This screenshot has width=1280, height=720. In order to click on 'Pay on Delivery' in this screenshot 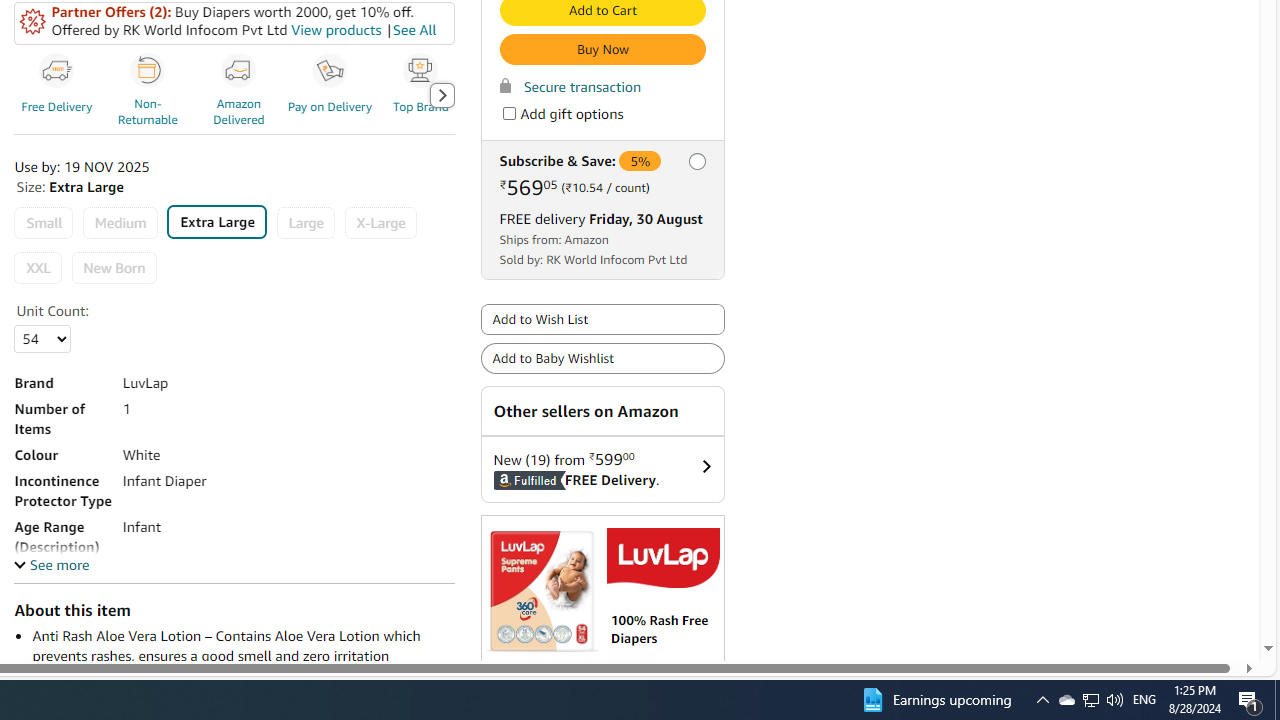, I will do `click(330, 70)`.